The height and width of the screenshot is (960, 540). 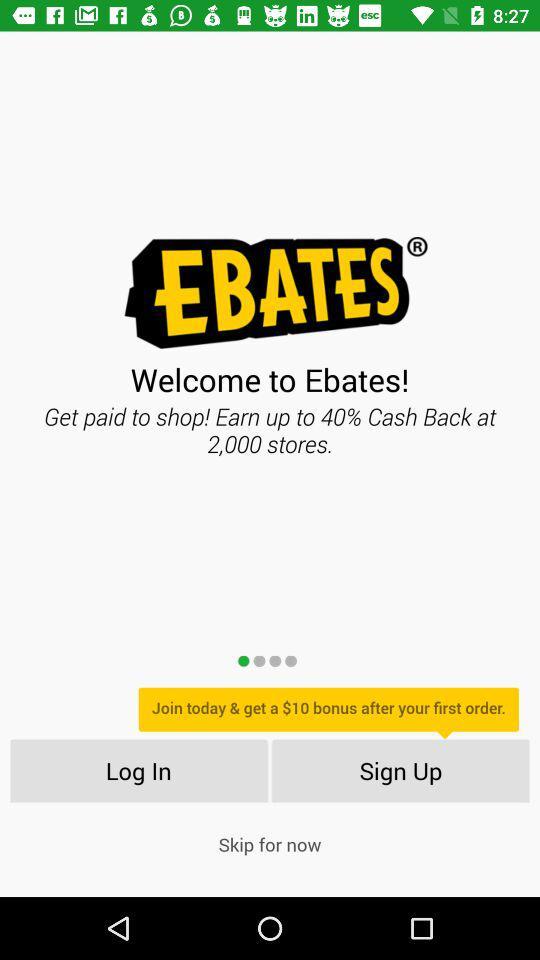 What do you see at coordinates (401, 769) in the screenshot?
I see `item at the bottom right corner` at bounding box center [401, 769].